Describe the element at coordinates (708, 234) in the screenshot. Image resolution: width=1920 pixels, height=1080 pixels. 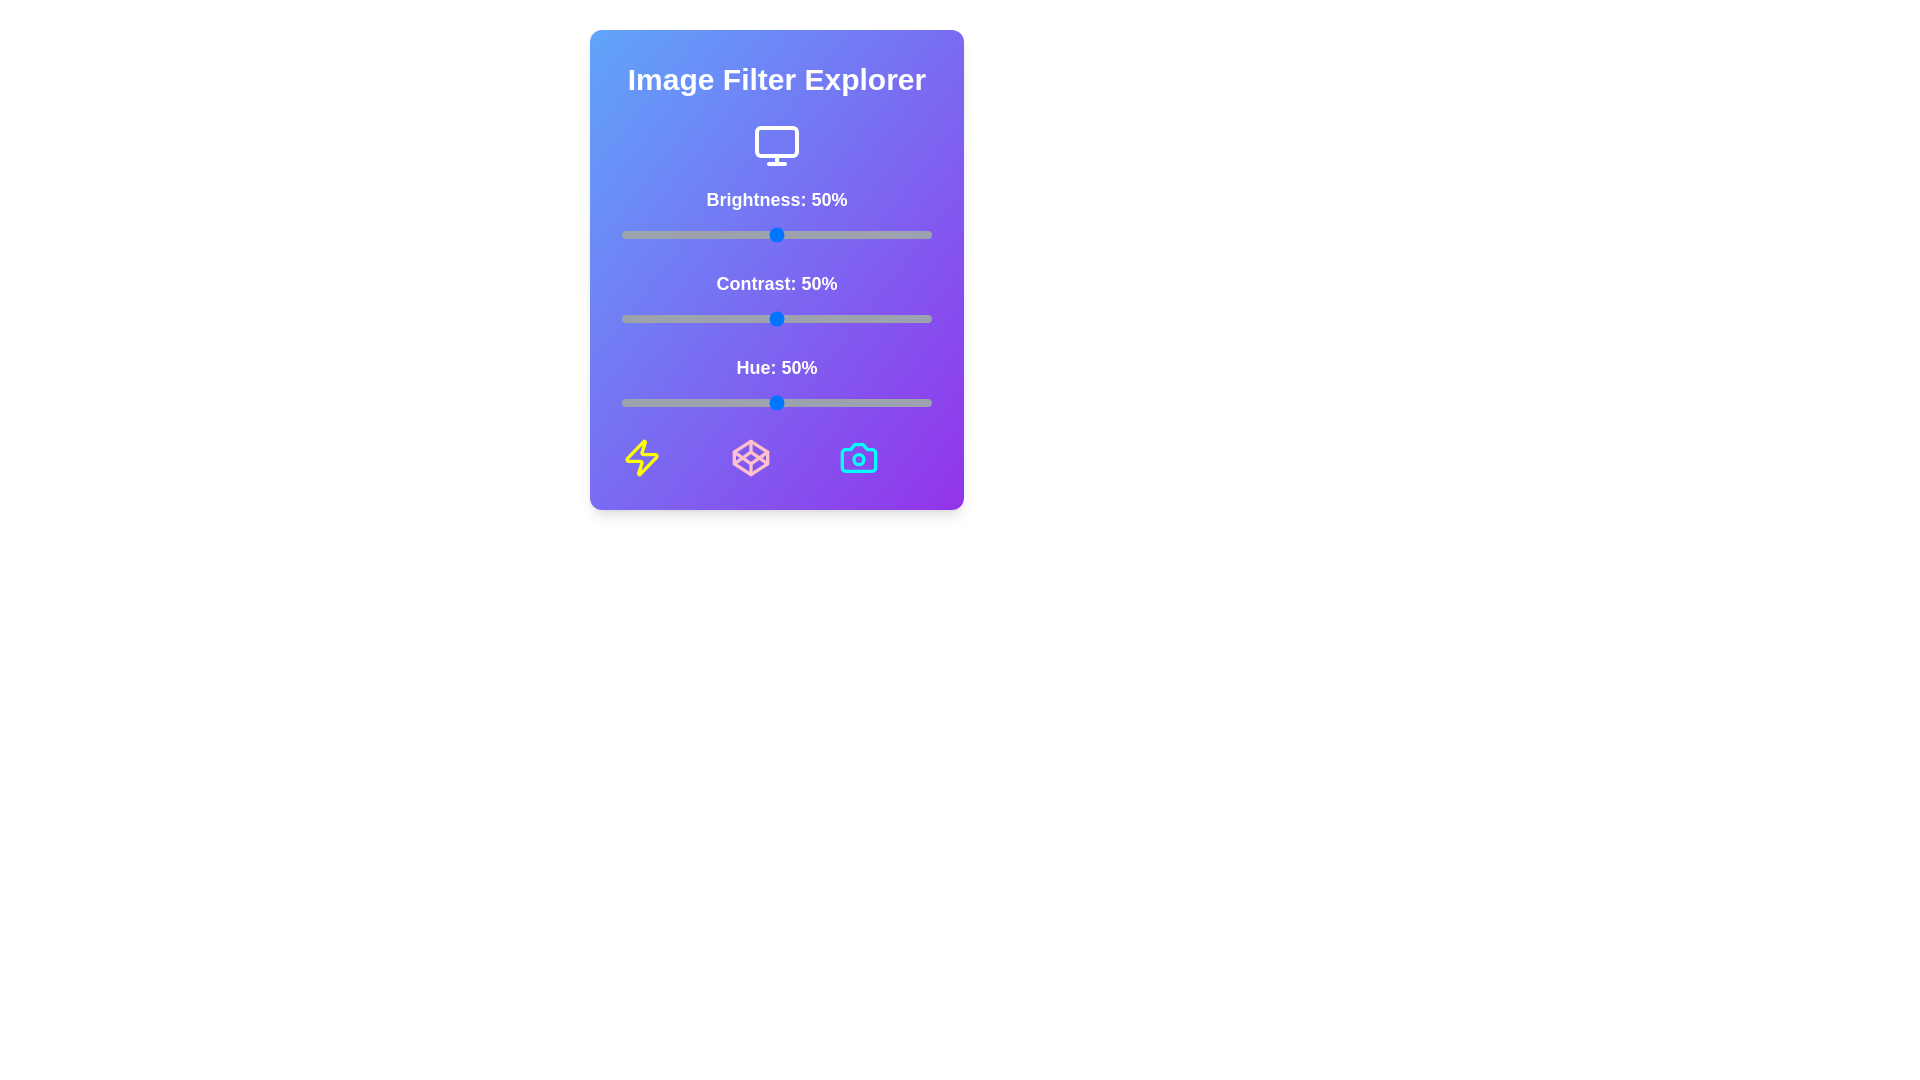
I see `the brightness slider to 28%` at that location.